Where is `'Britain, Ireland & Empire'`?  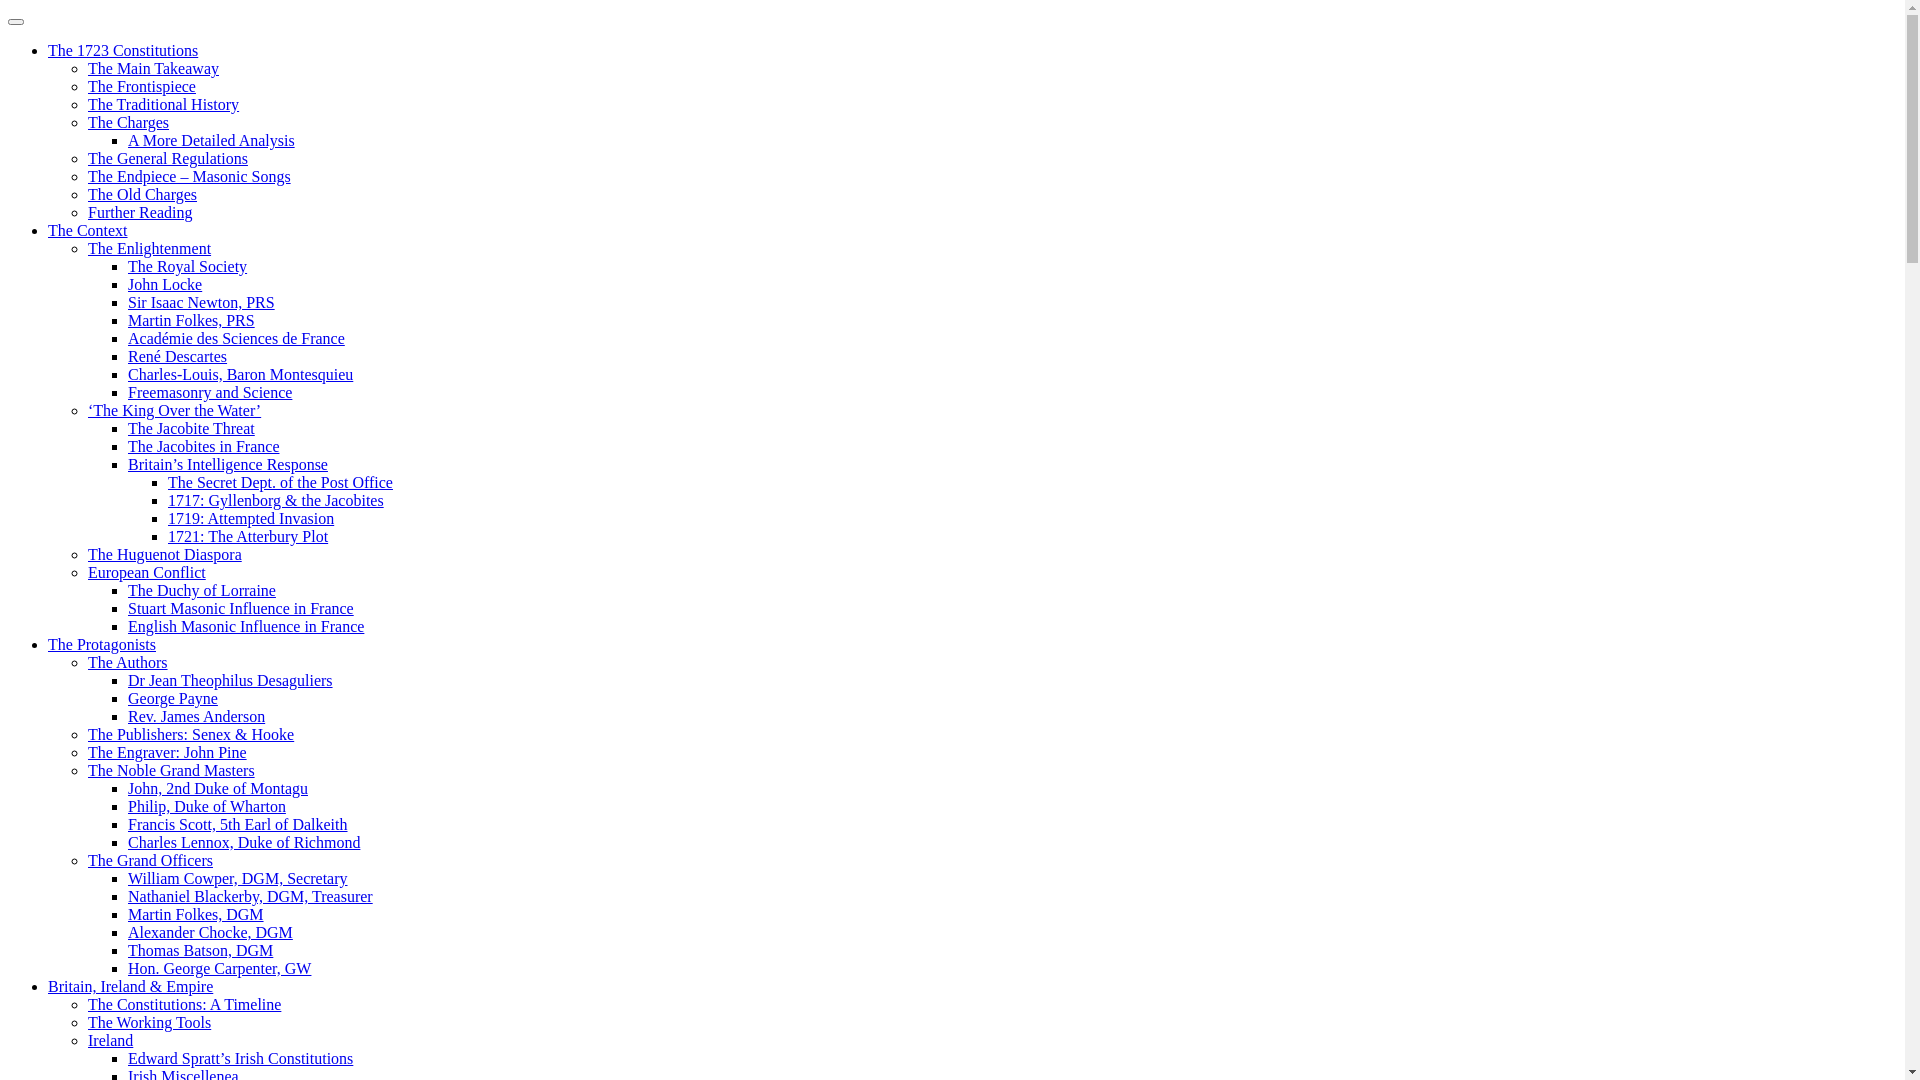
'Britain, Ireland & Empire' is located at coordinates (129, 985).